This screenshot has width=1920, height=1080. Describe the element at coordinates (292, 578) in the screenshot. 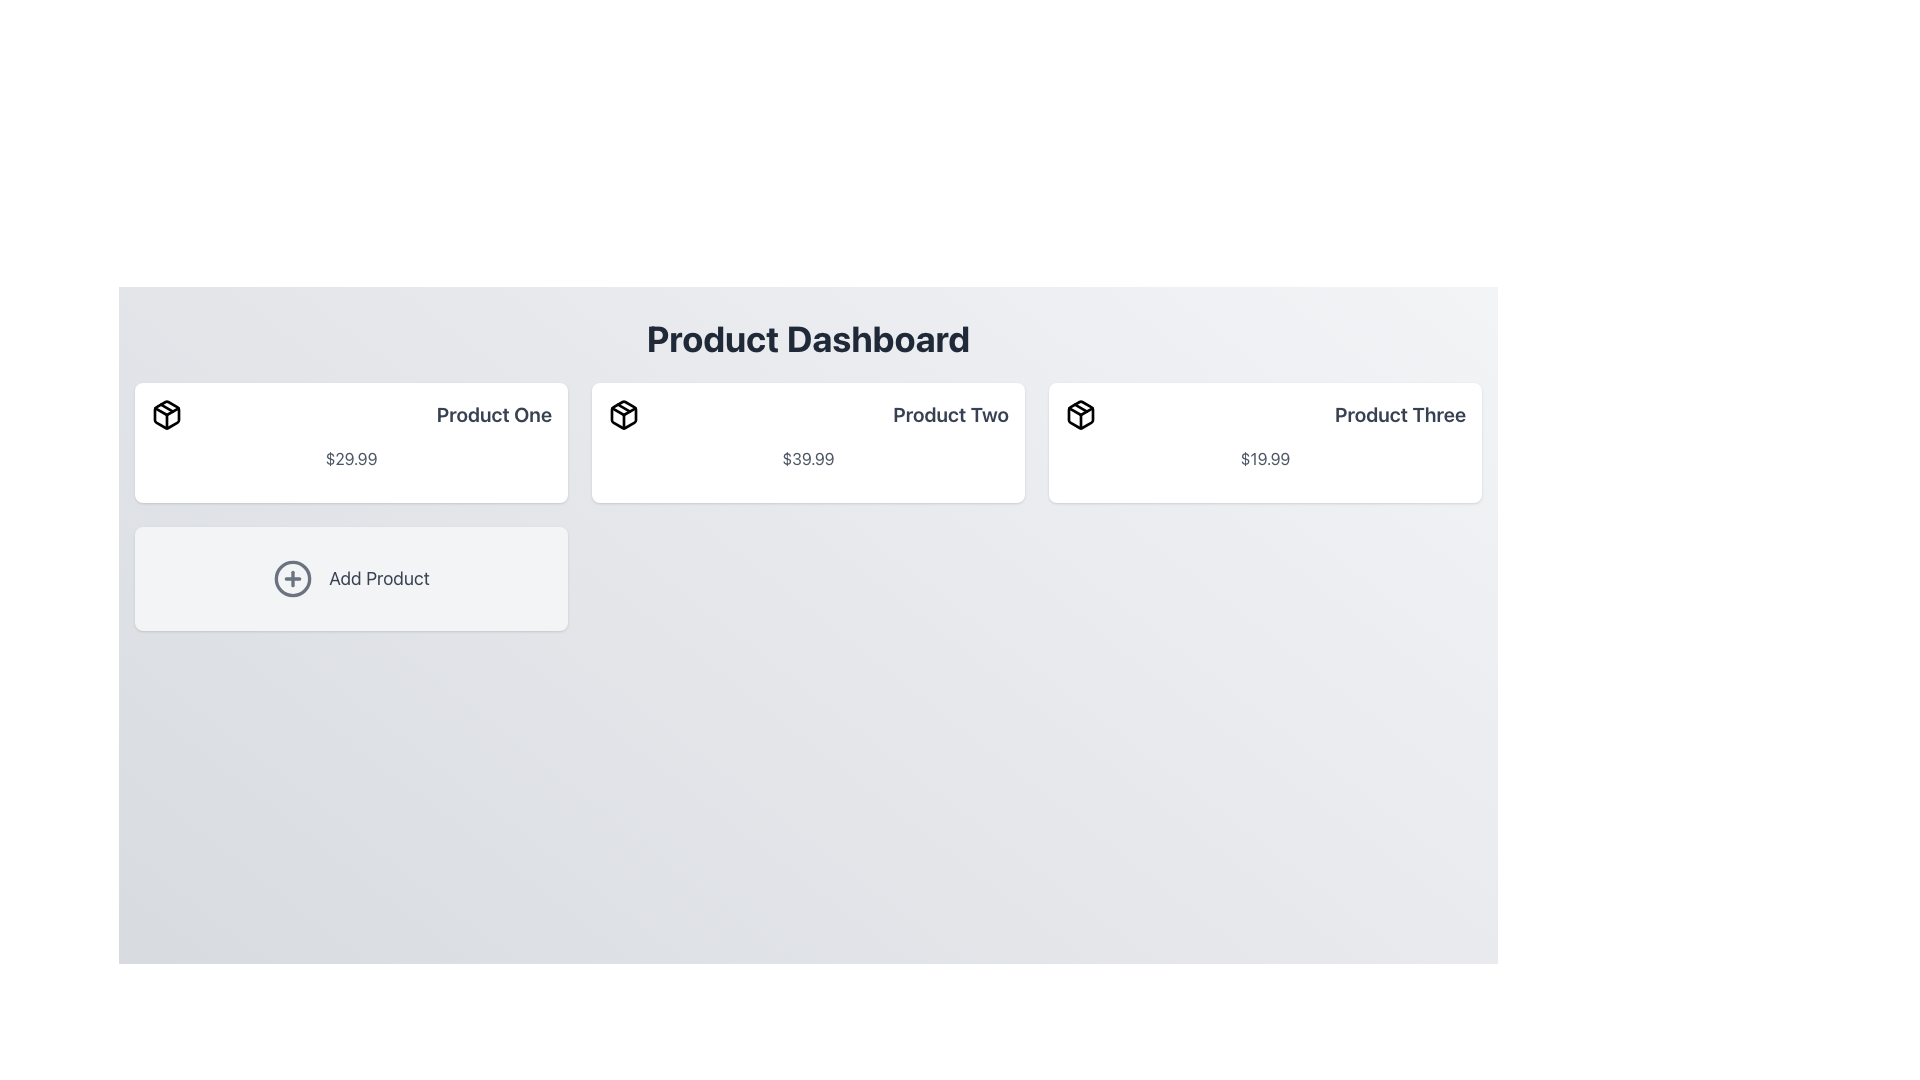

I see `the 'Add Product' button located in the bottom-left section of the main dashboard grid` at that location.